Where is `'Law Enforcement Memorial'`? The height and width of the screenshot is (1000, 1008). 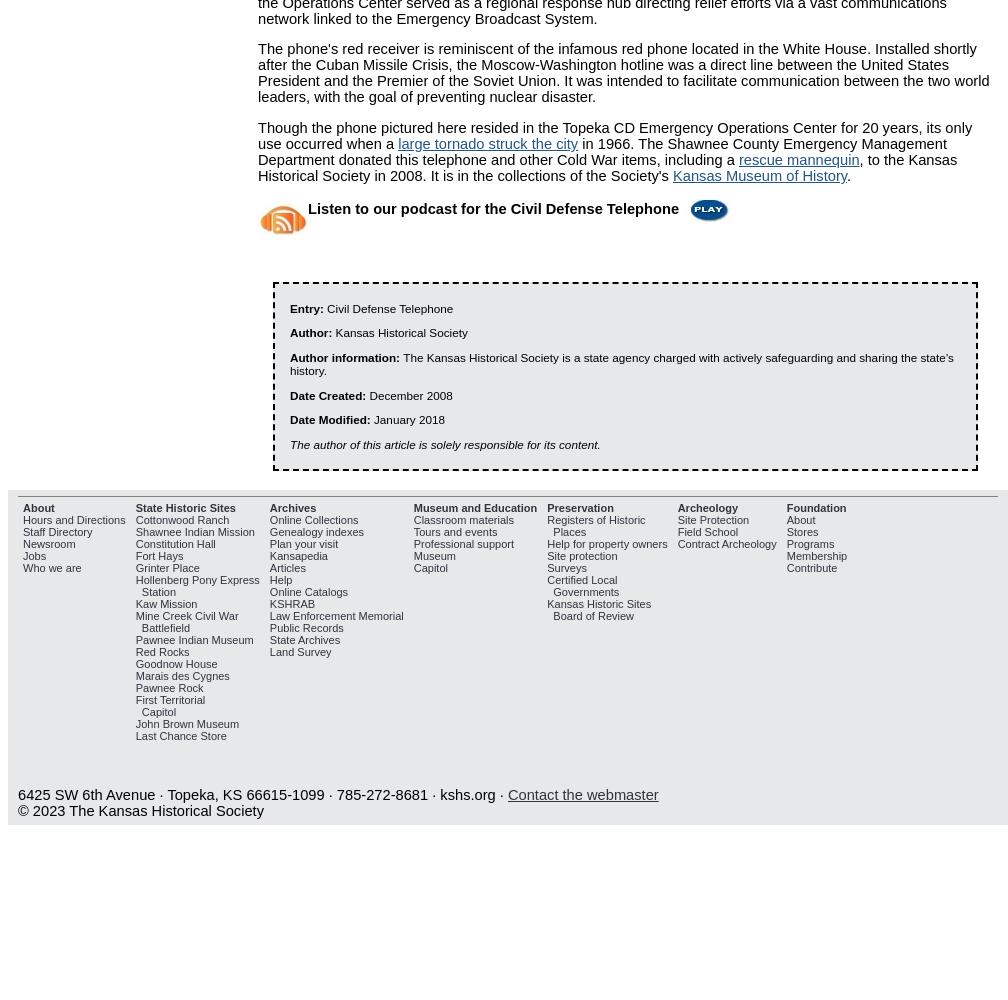 'Law Enforcement Memorial' is located at coordinates (335, 614).